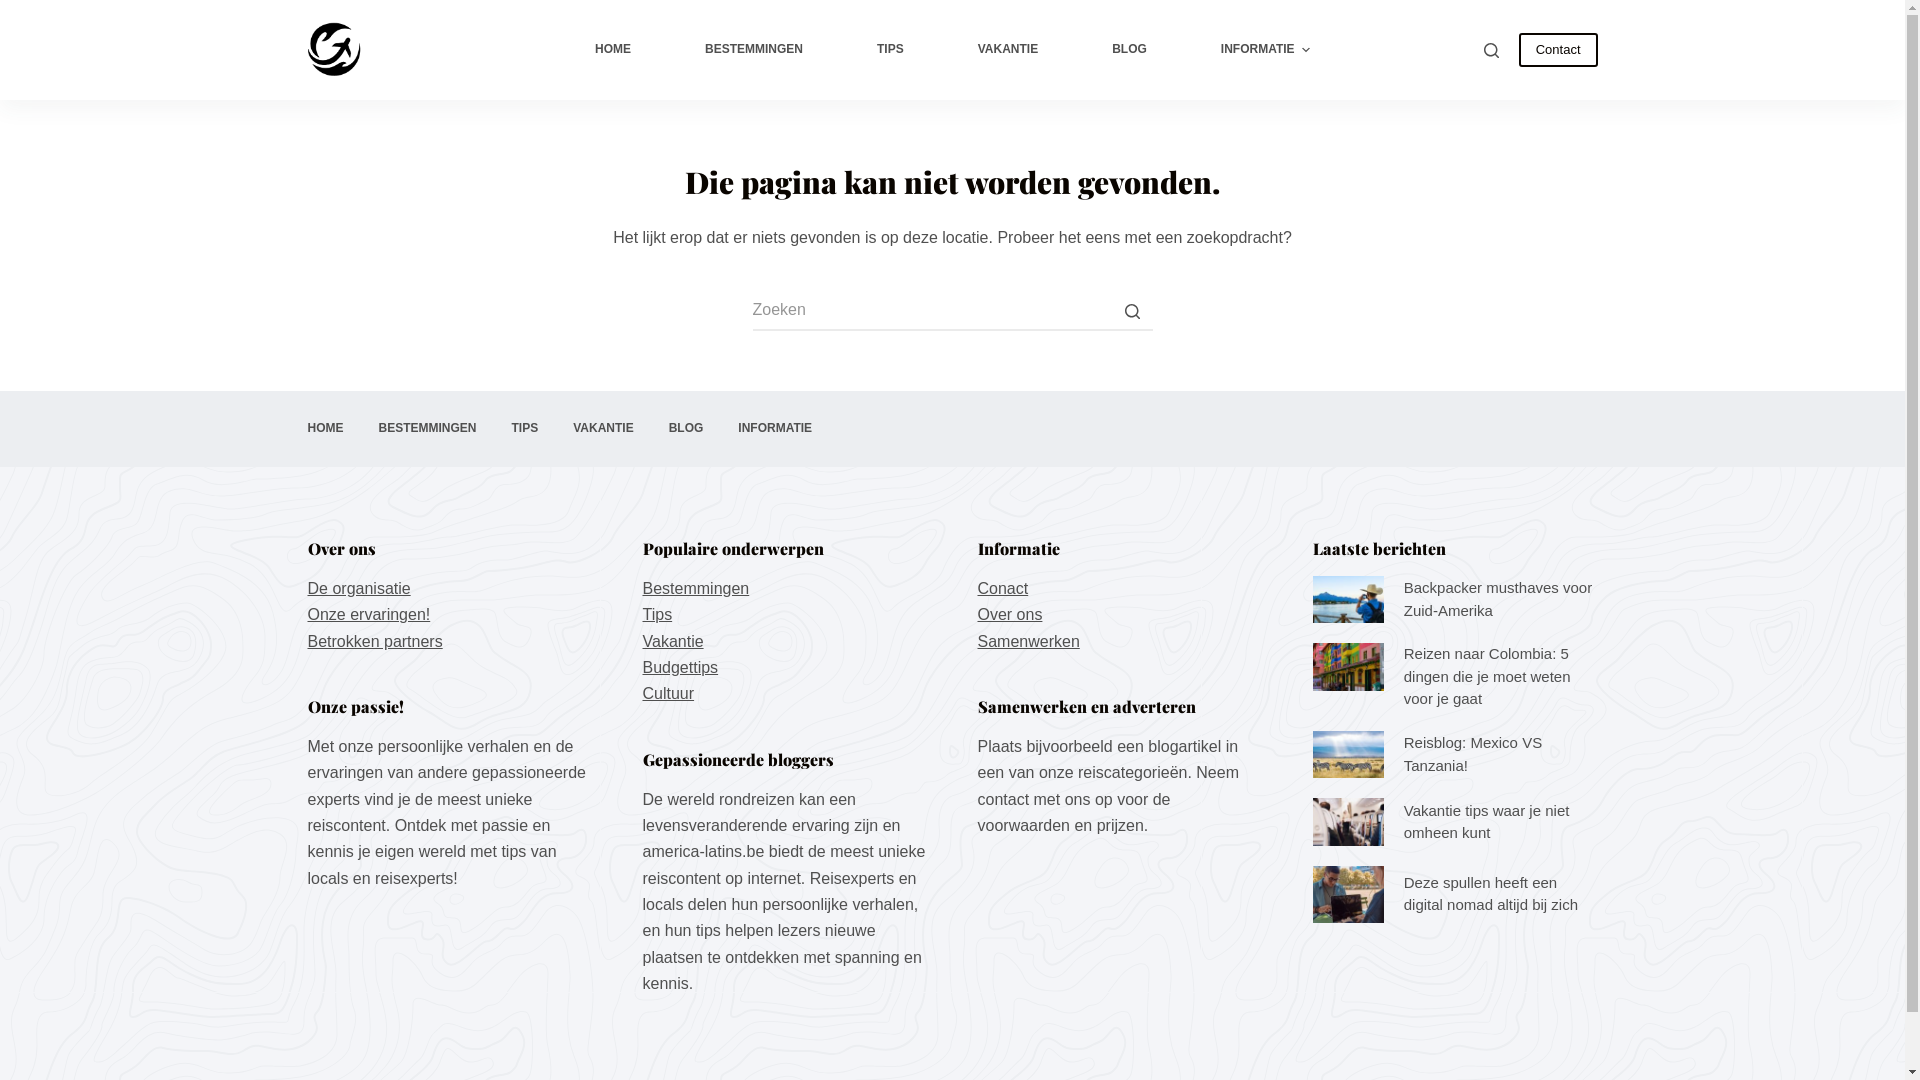  I want to click on 'Betrokken partners', so click(375, 641).